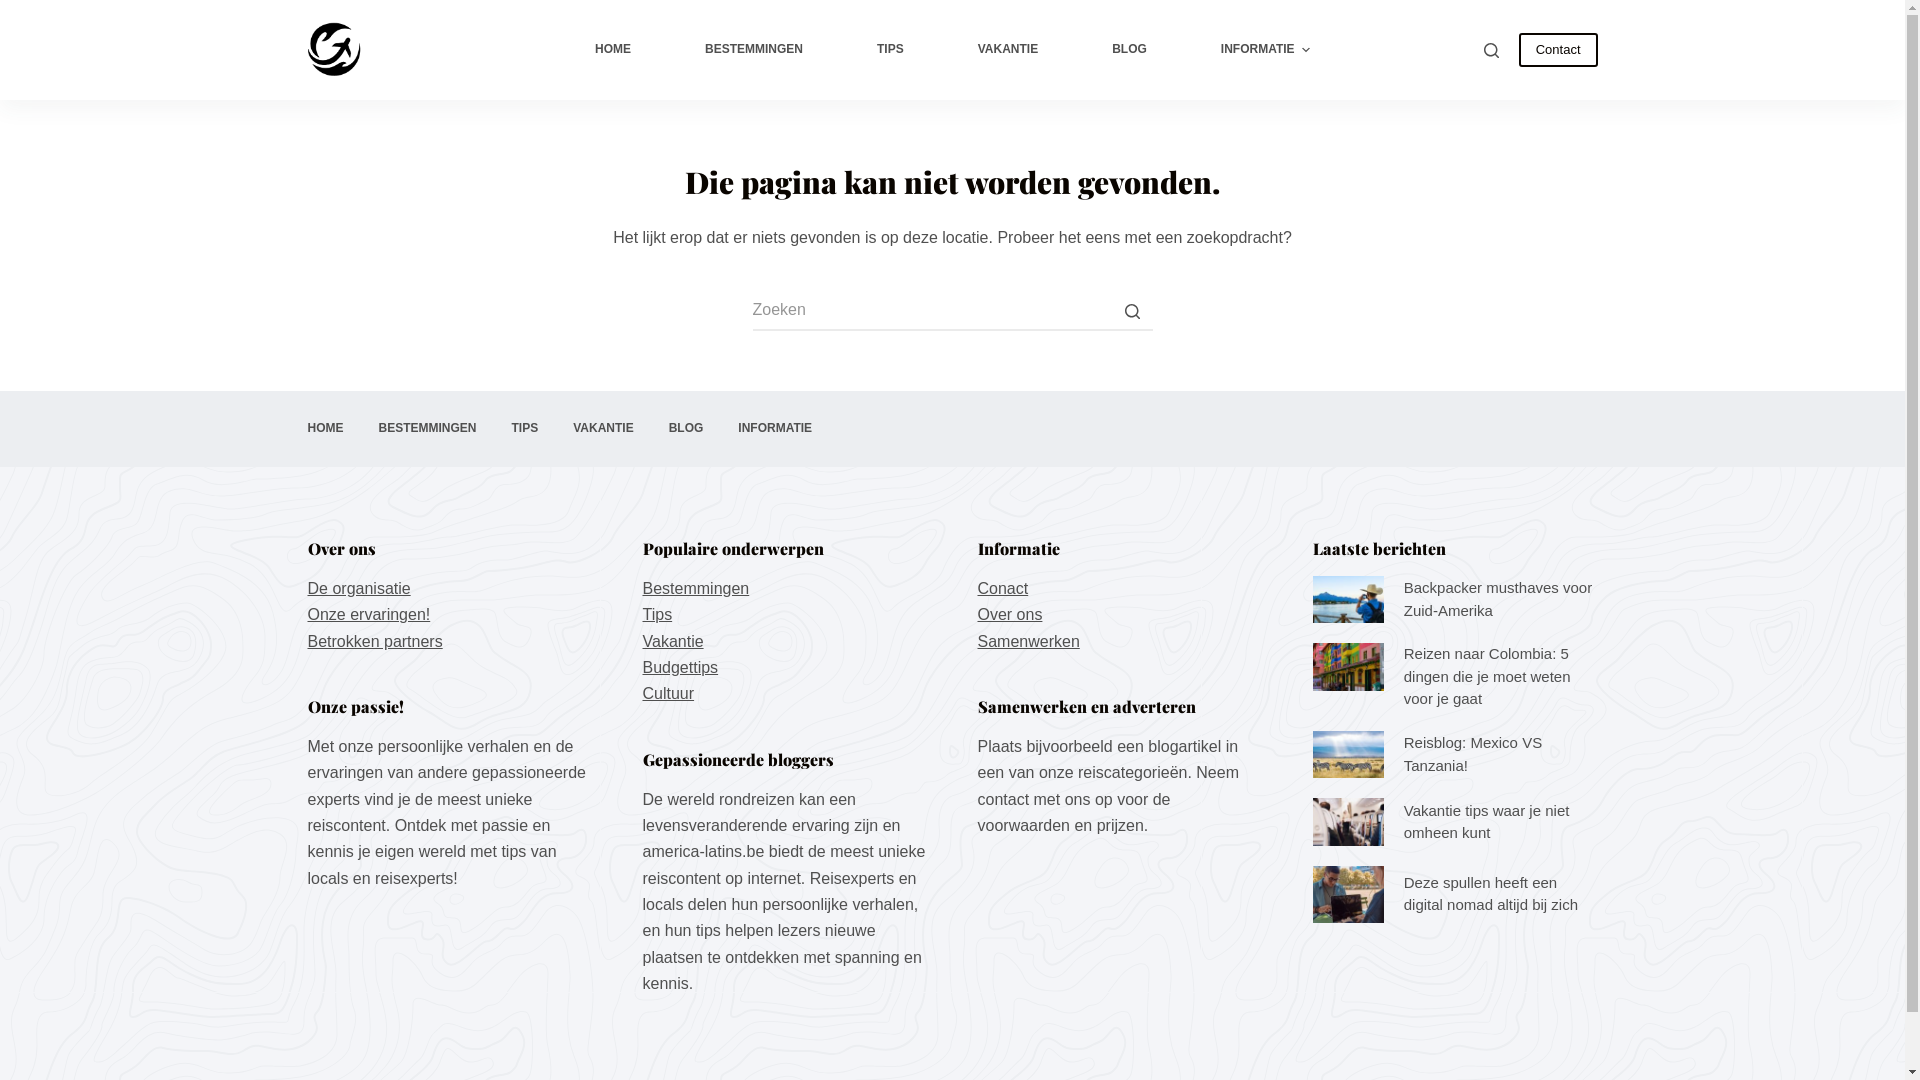  I want to click on 'Betrokken partners', so click(375, 641).